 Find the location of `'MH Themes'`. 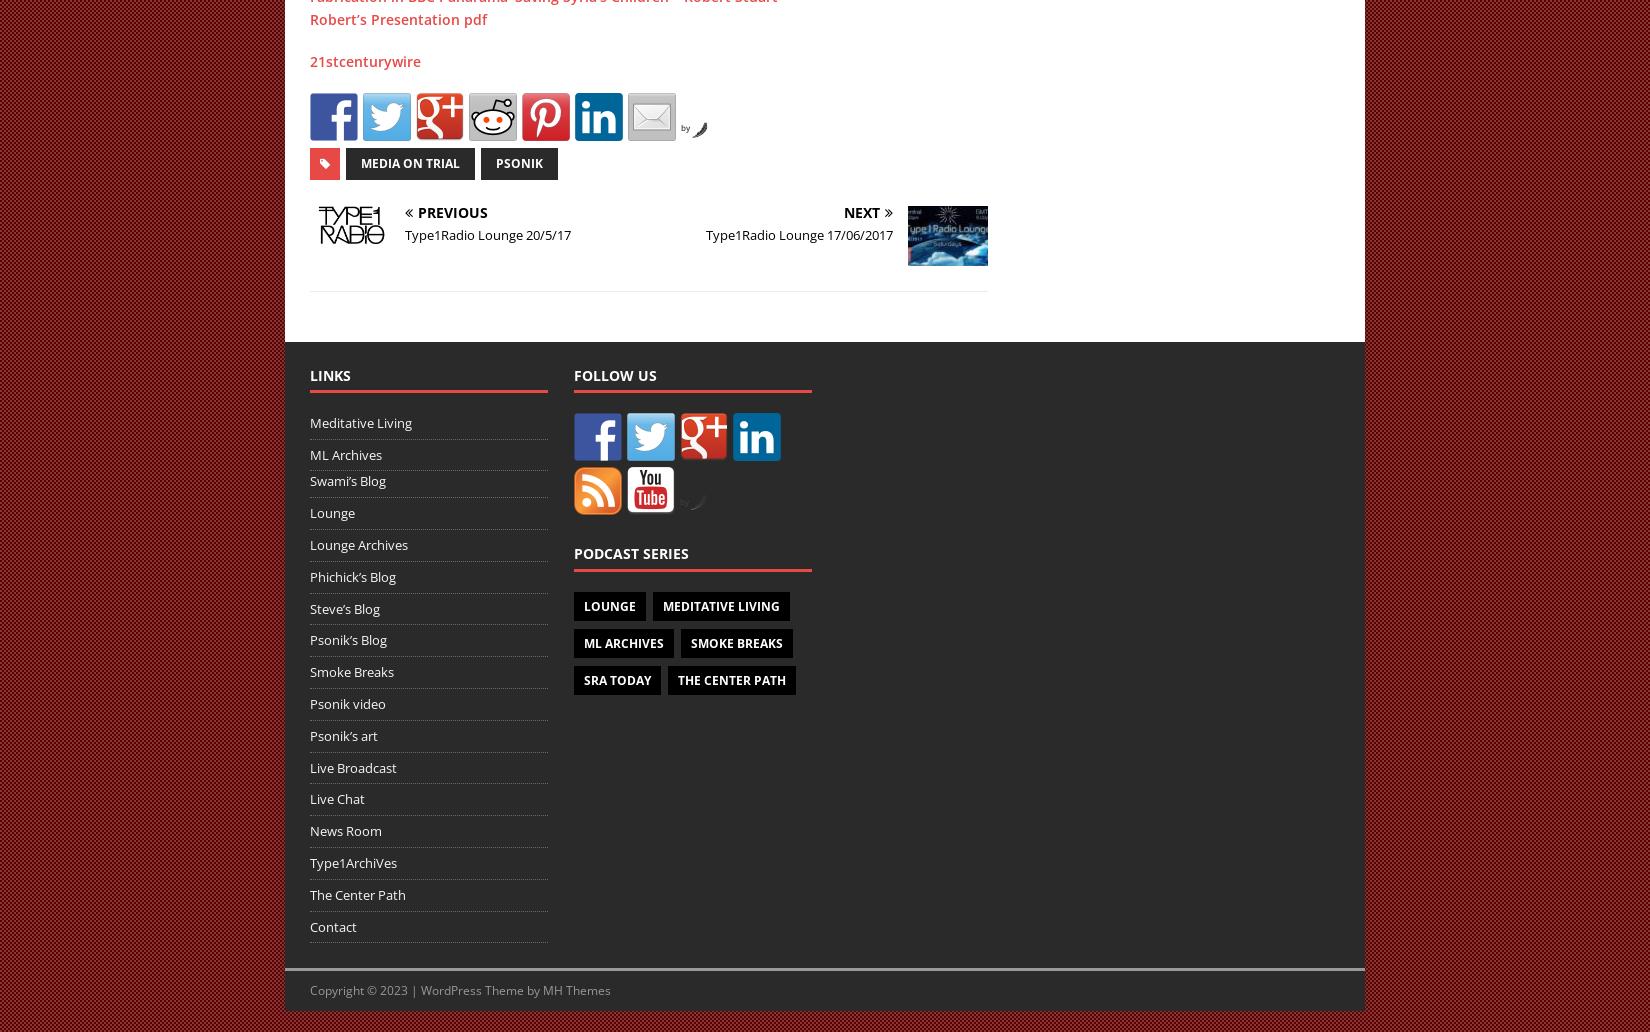

'MH Themes' is located at coordinates (576, 989).